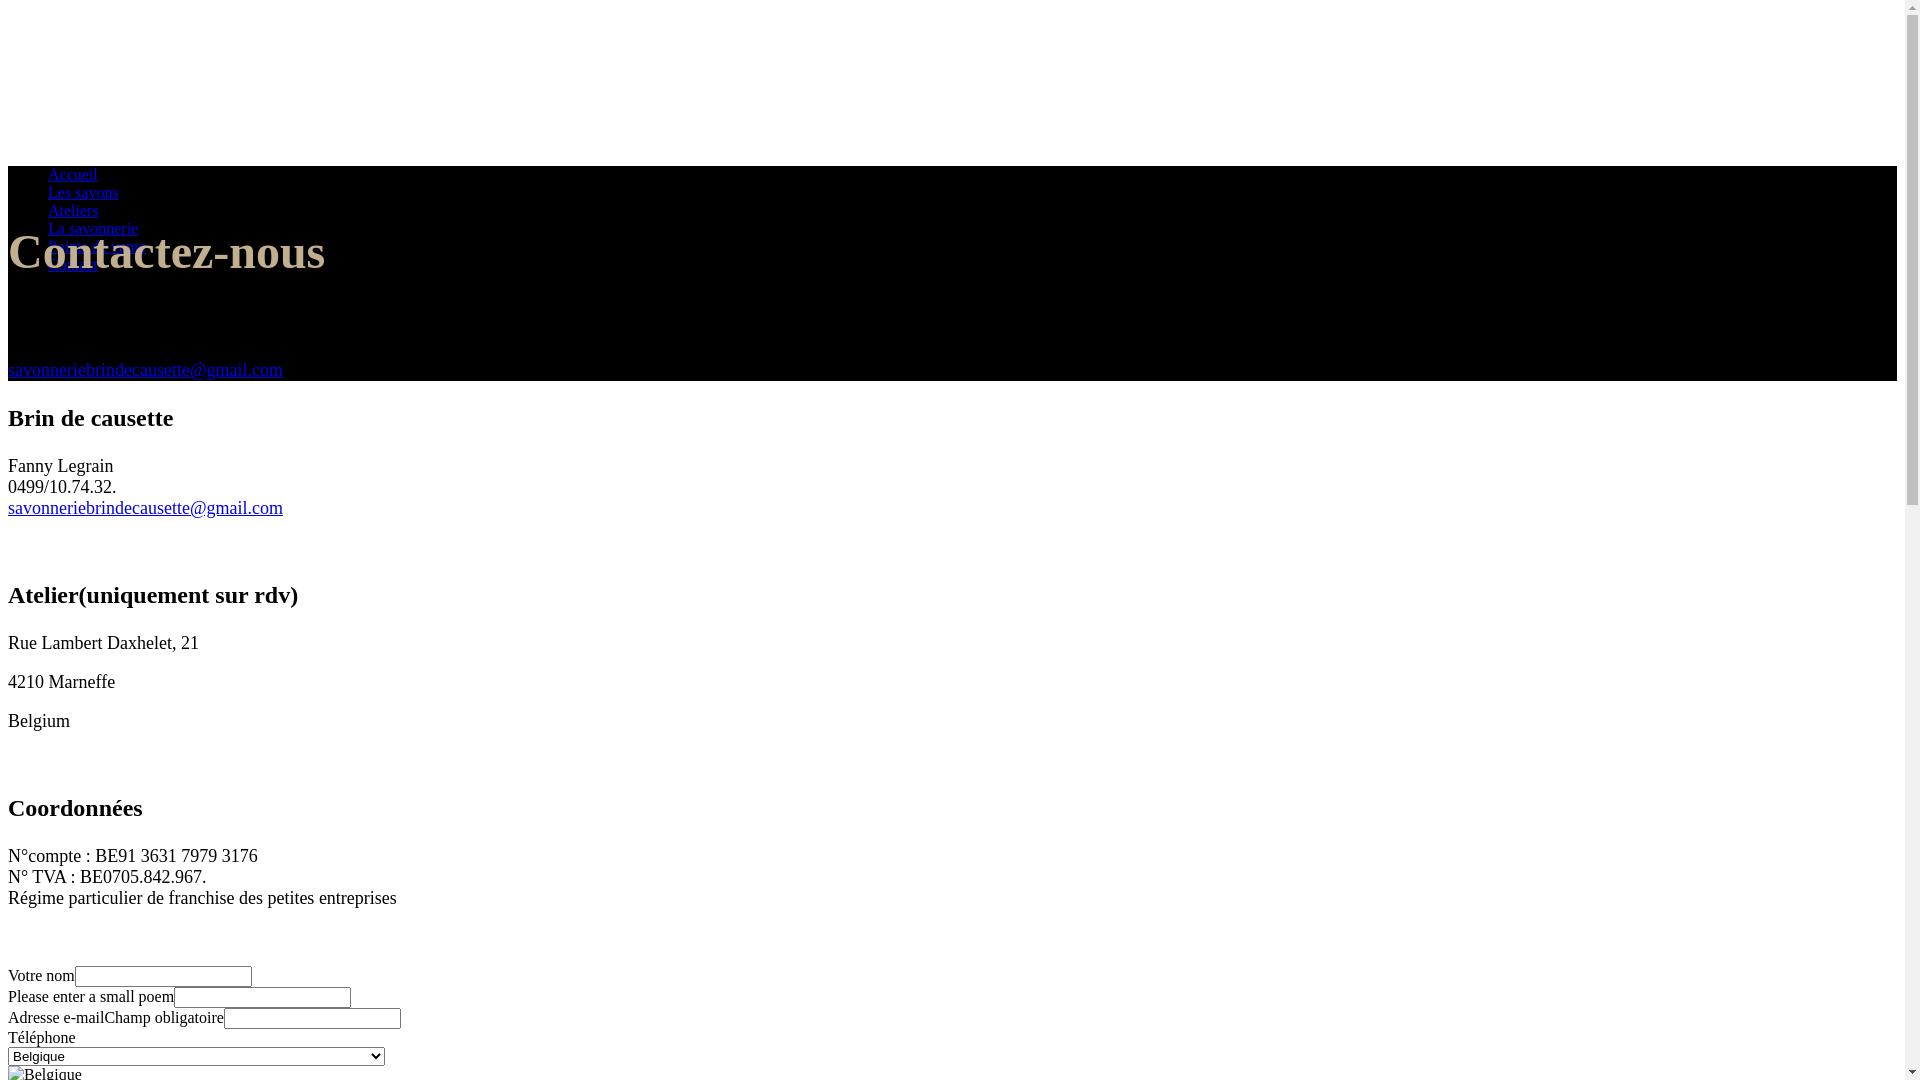 This screenshot has height=1080, width=1920. What do you see at coordinates (8, 507) in the screenshot?
I see `'savonneriebrindecausette@gmail.com'` at bounding box center [8, 507].